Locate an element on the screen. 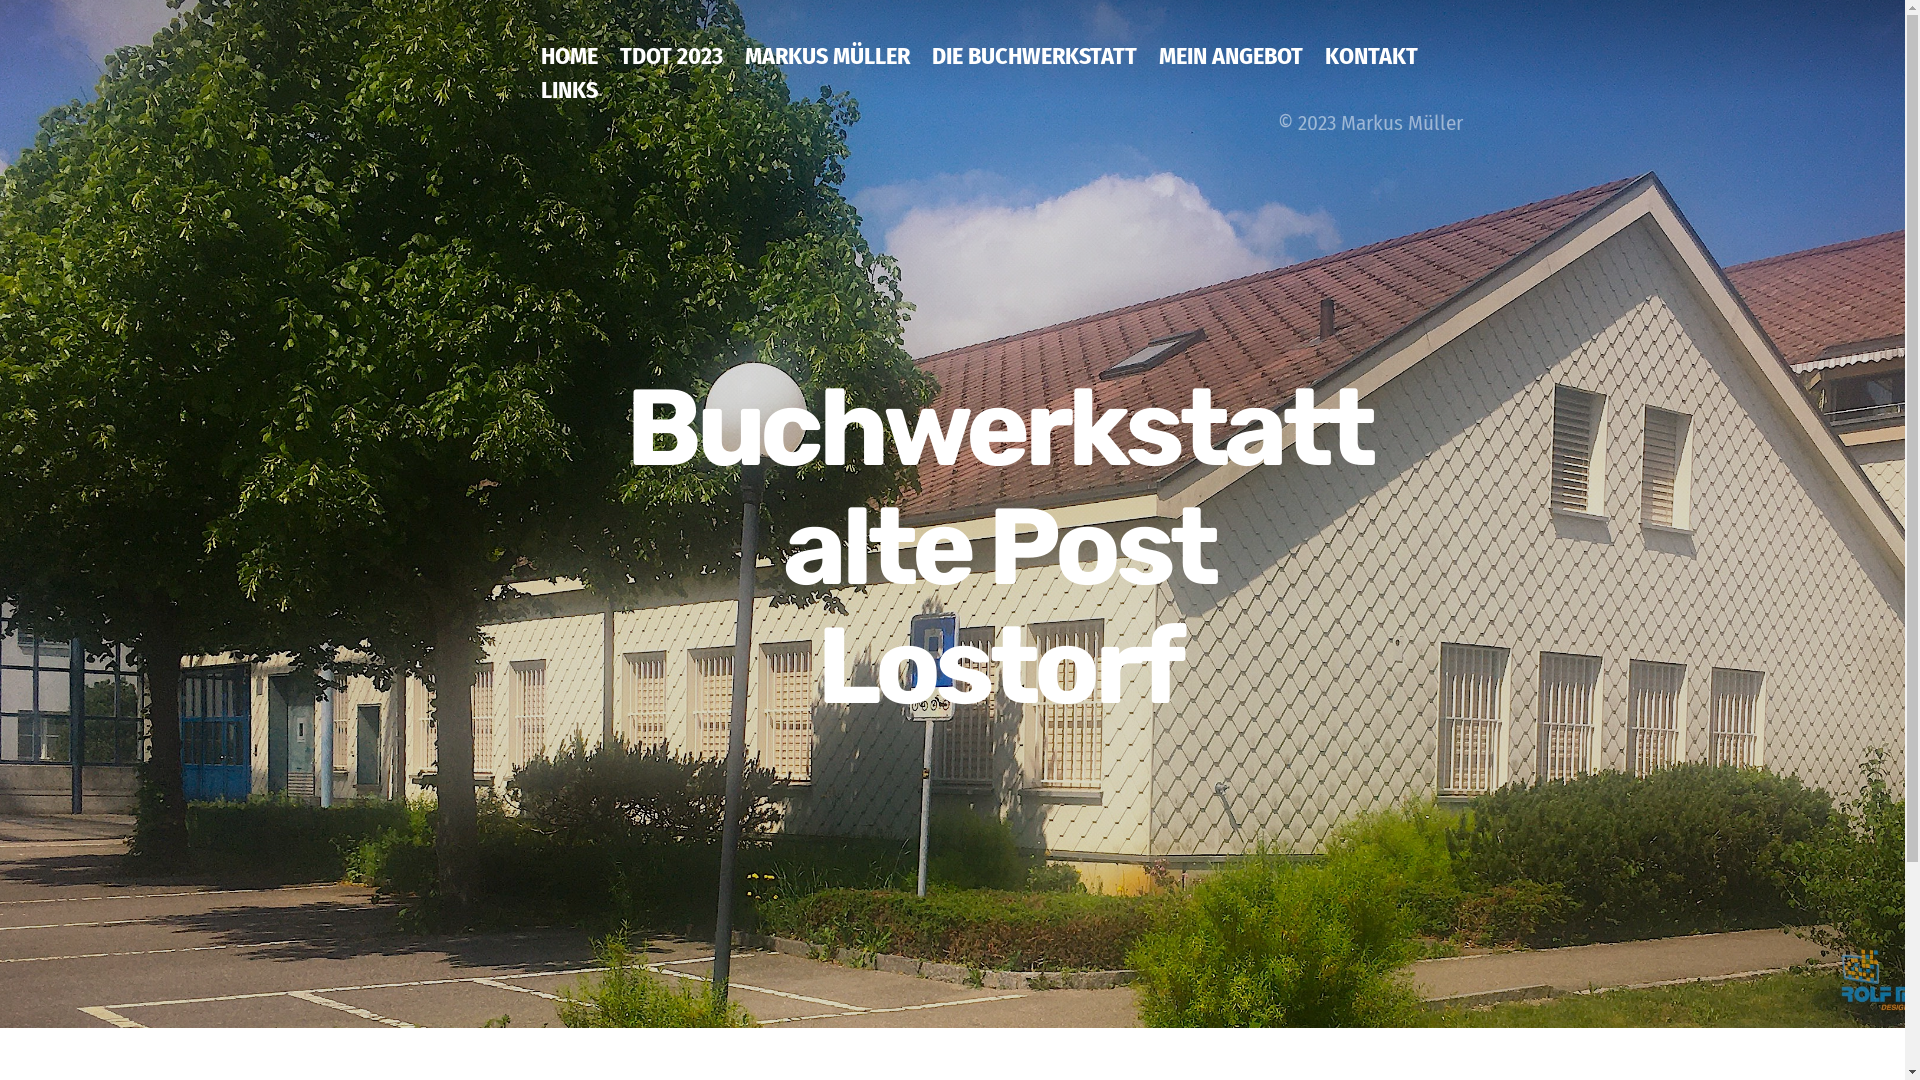 This screenshot has height=1080, width=1920. 'LINKS' is located at coordinates (568, 104).